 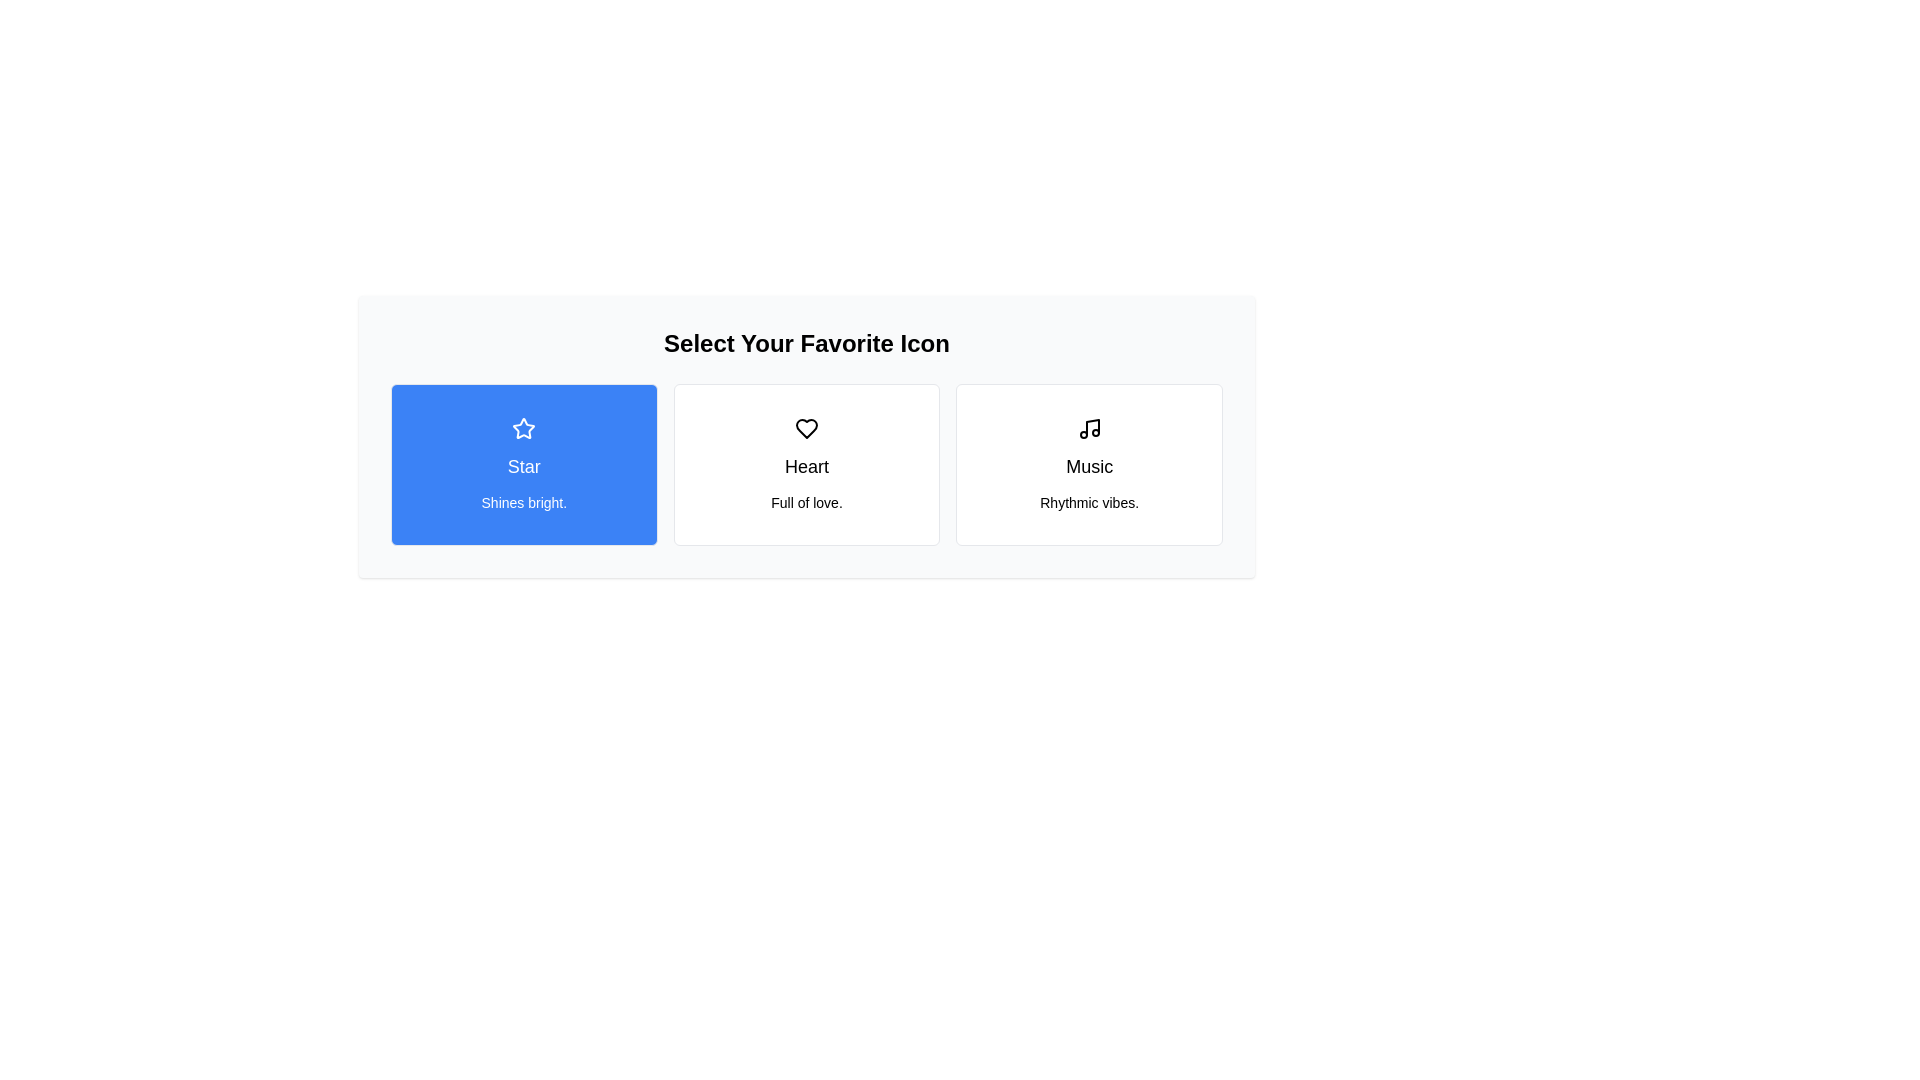 I want to click on text displayed in the title or label for the card associated with the concept of a 'Star', which is located in the blue rectangular card at the first position among three horizontal options, so click(x=524, y=466).